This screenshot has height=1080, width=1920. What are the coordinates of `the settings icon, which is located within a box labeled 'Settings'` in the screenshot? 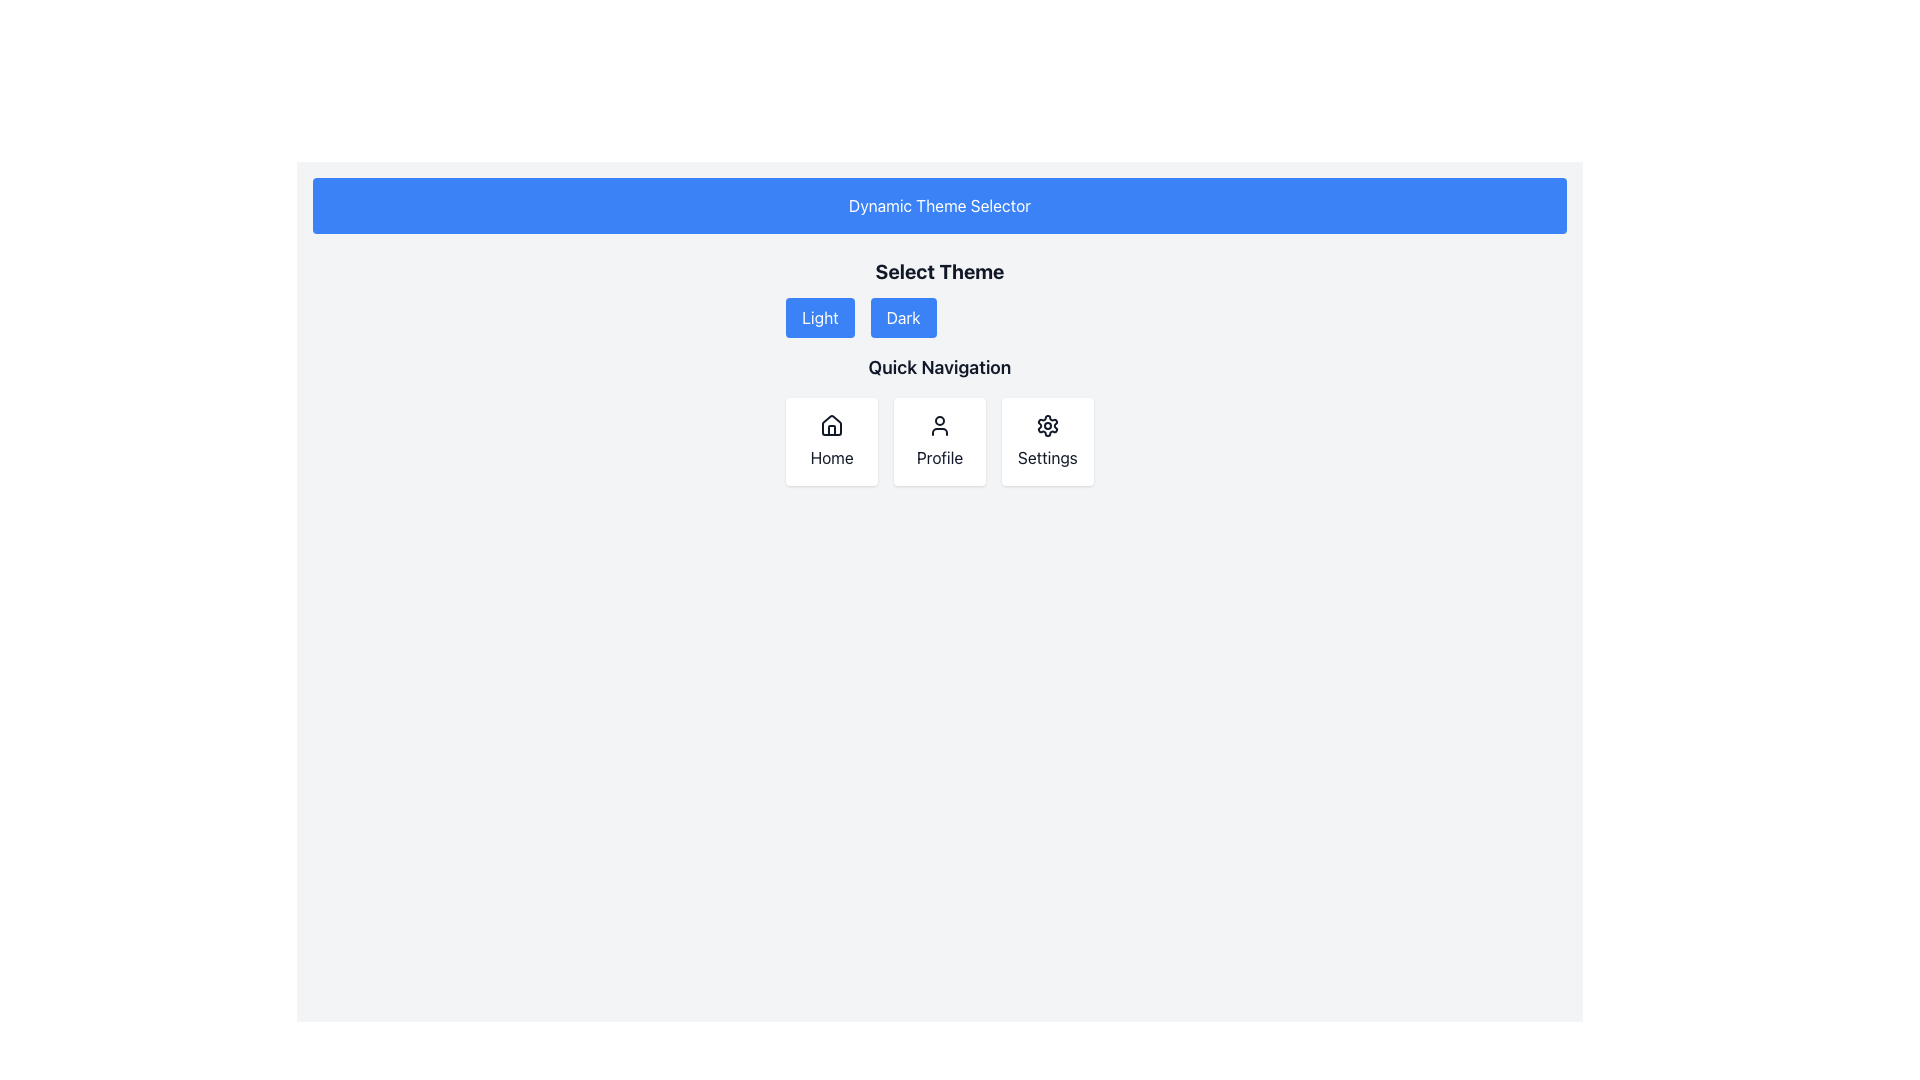 It's located at (1046, 424).